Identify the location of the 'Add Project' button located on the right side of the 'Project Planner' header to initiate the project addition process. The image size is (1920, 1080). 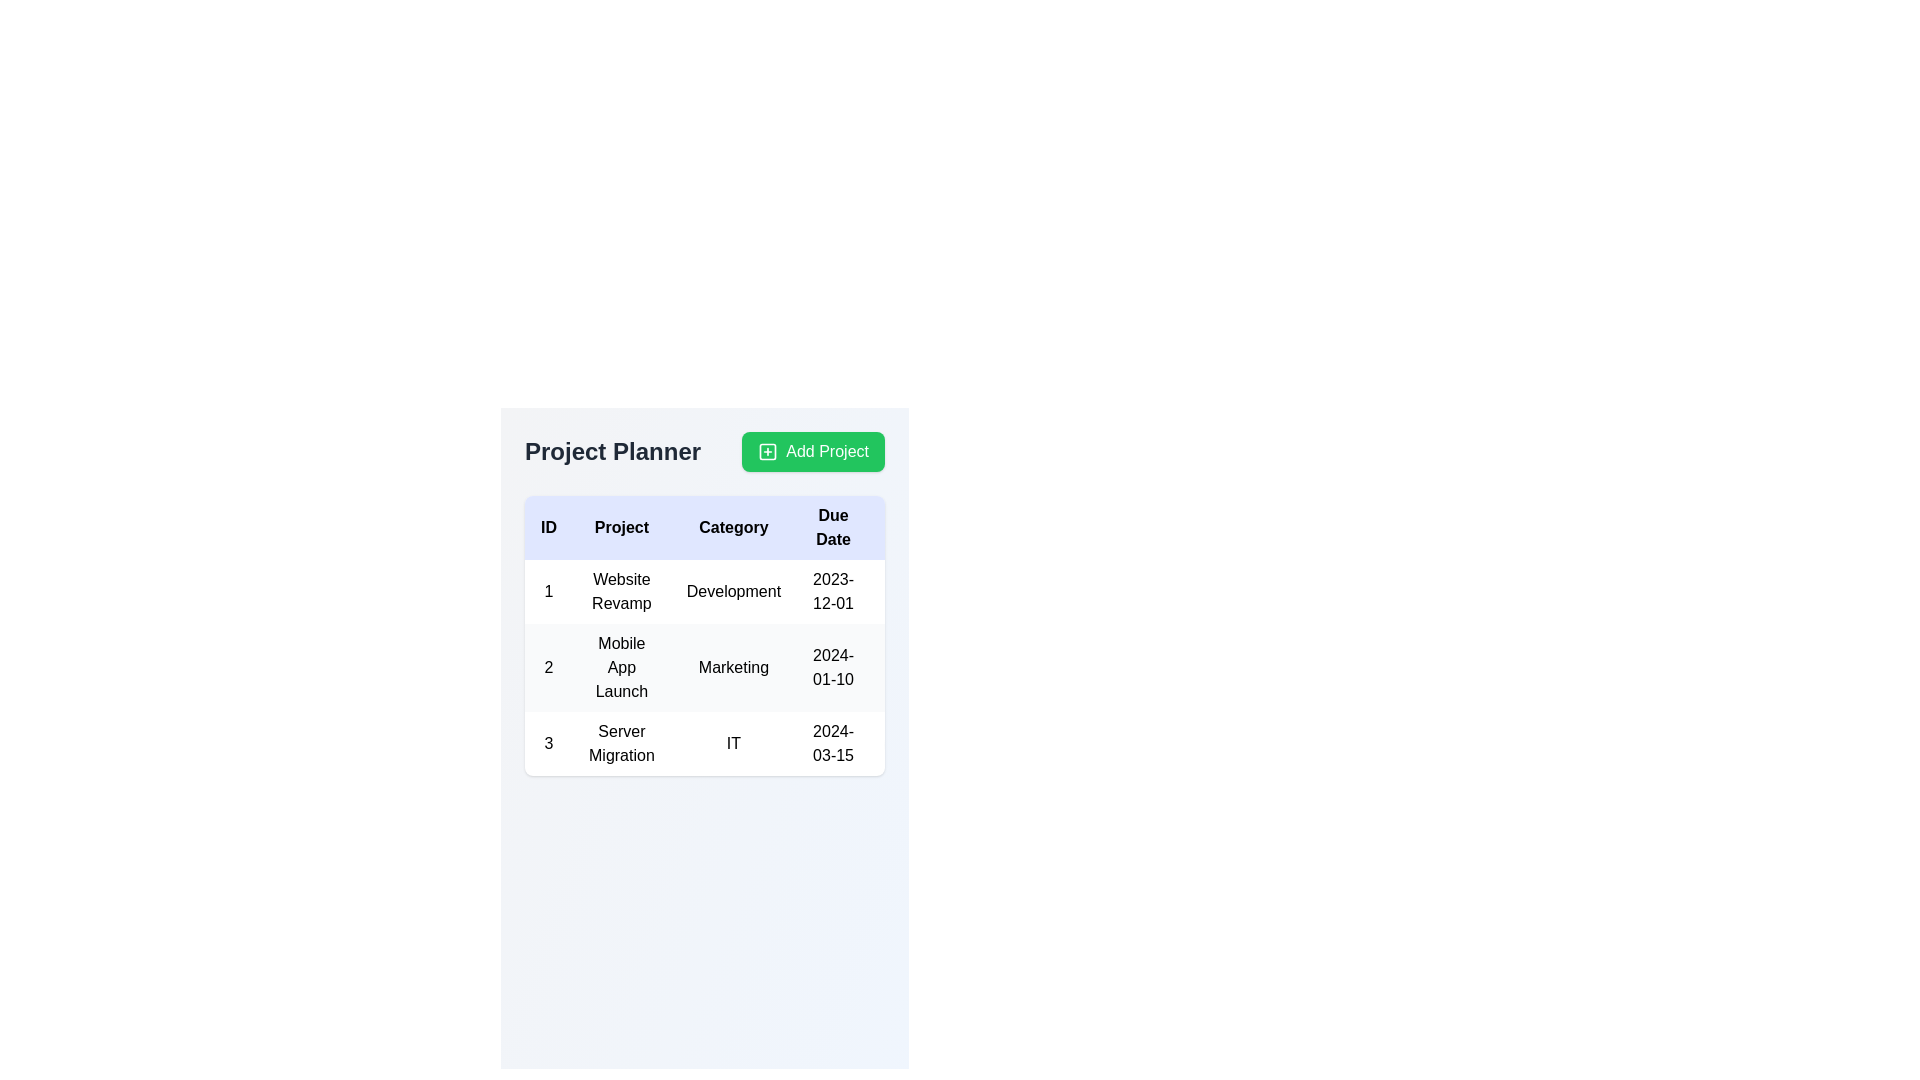
(813, 451).